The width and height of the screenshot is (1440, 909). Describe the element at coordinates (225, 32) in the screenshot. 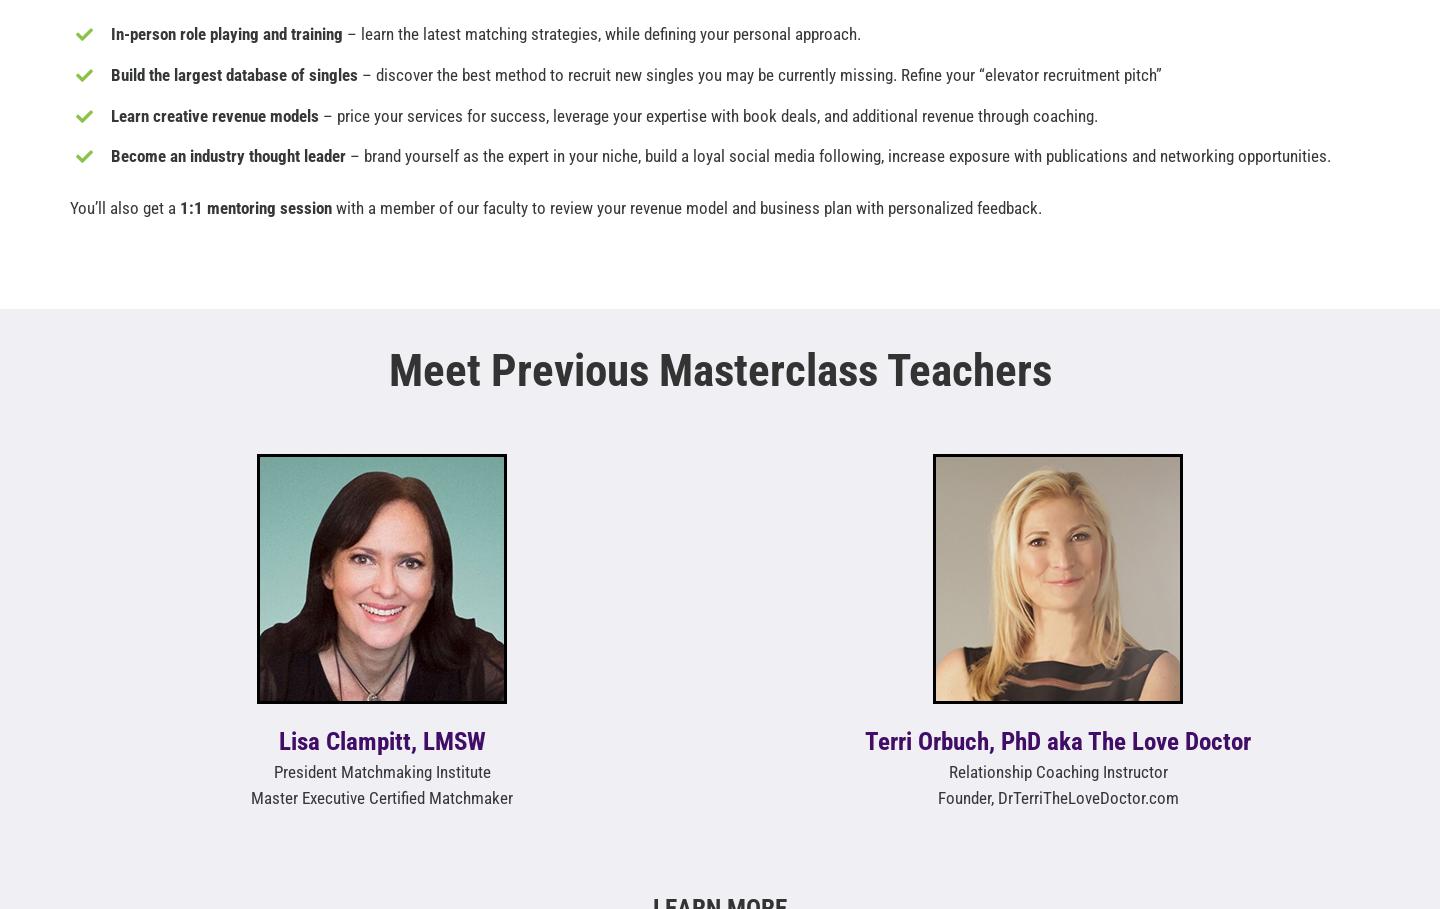

I see `'In-person role playing and training'` at that location.